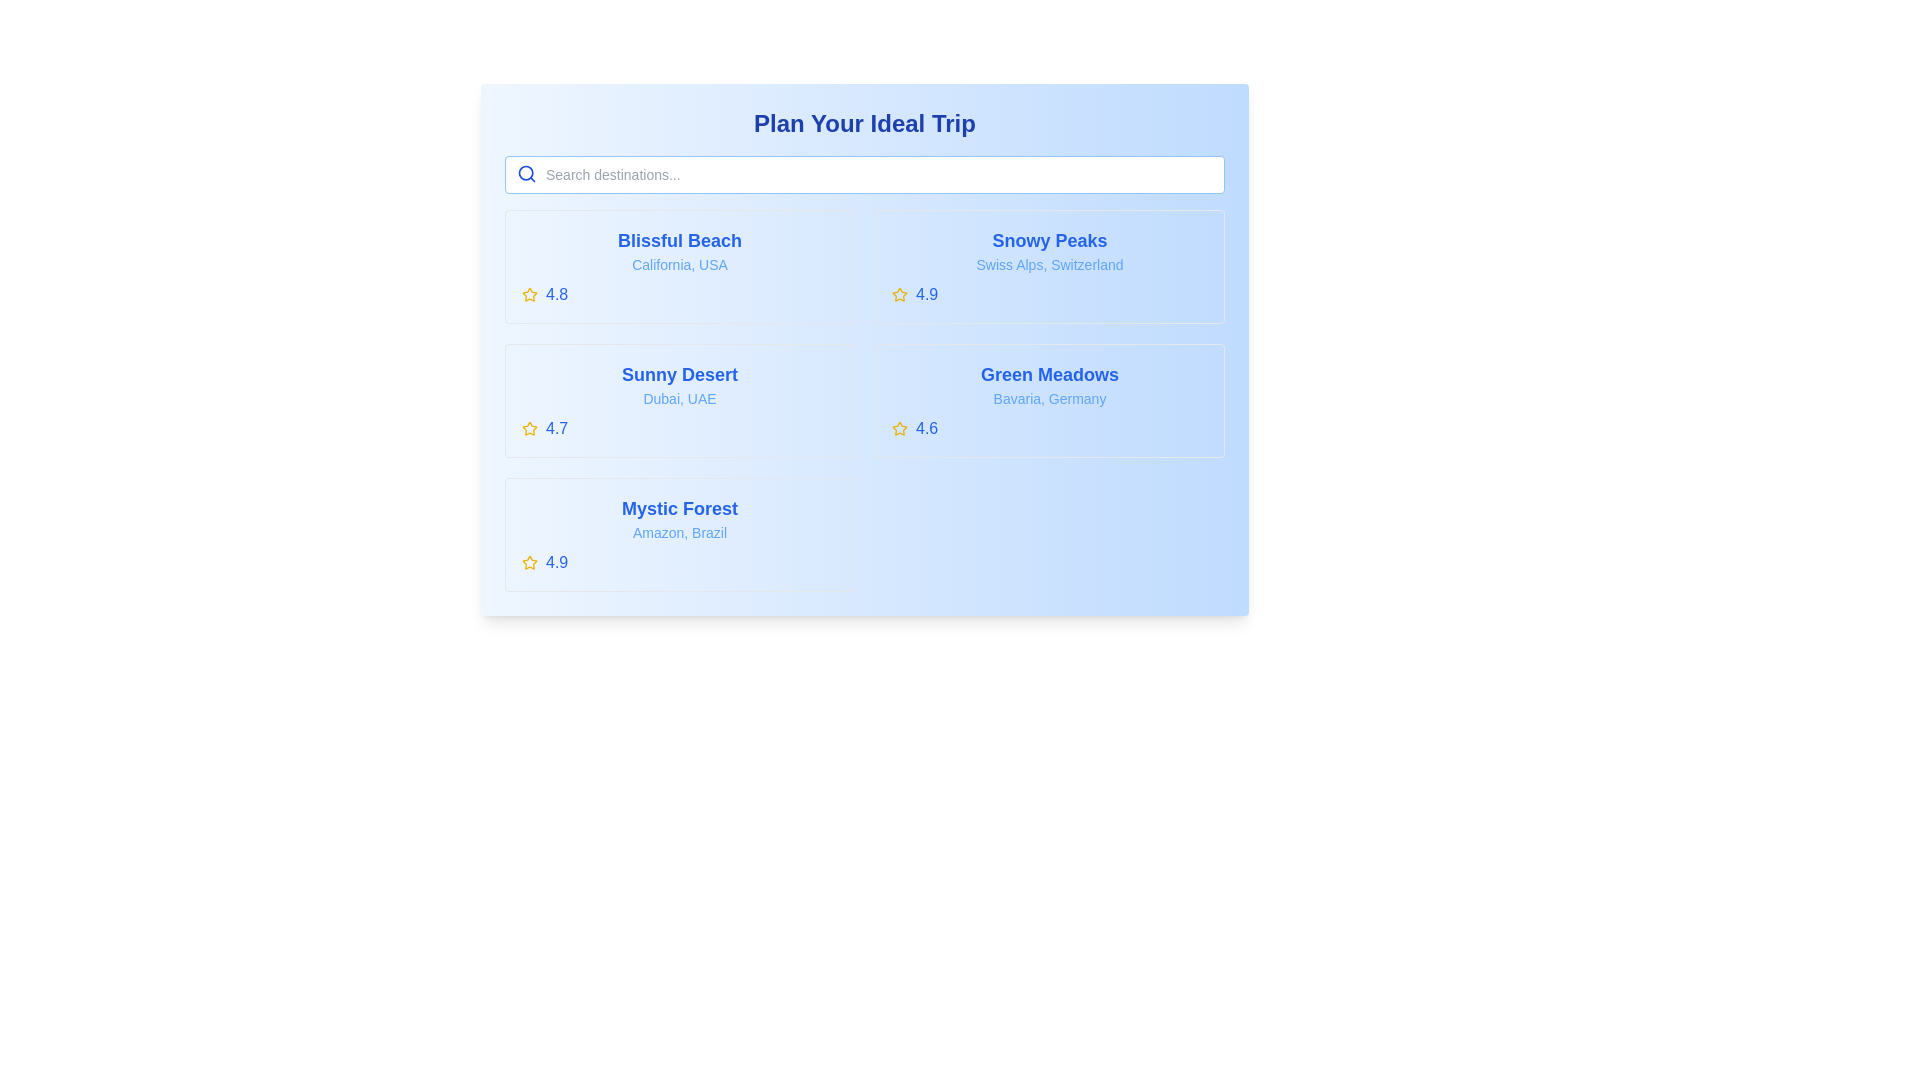  Describe the element at coordinates (1049, 239) in the screenshot. I see `the destination name label located in the top-right quadrant of the application interface, above the subtitle 'Swiss Alps, Switzerland'` at that location.